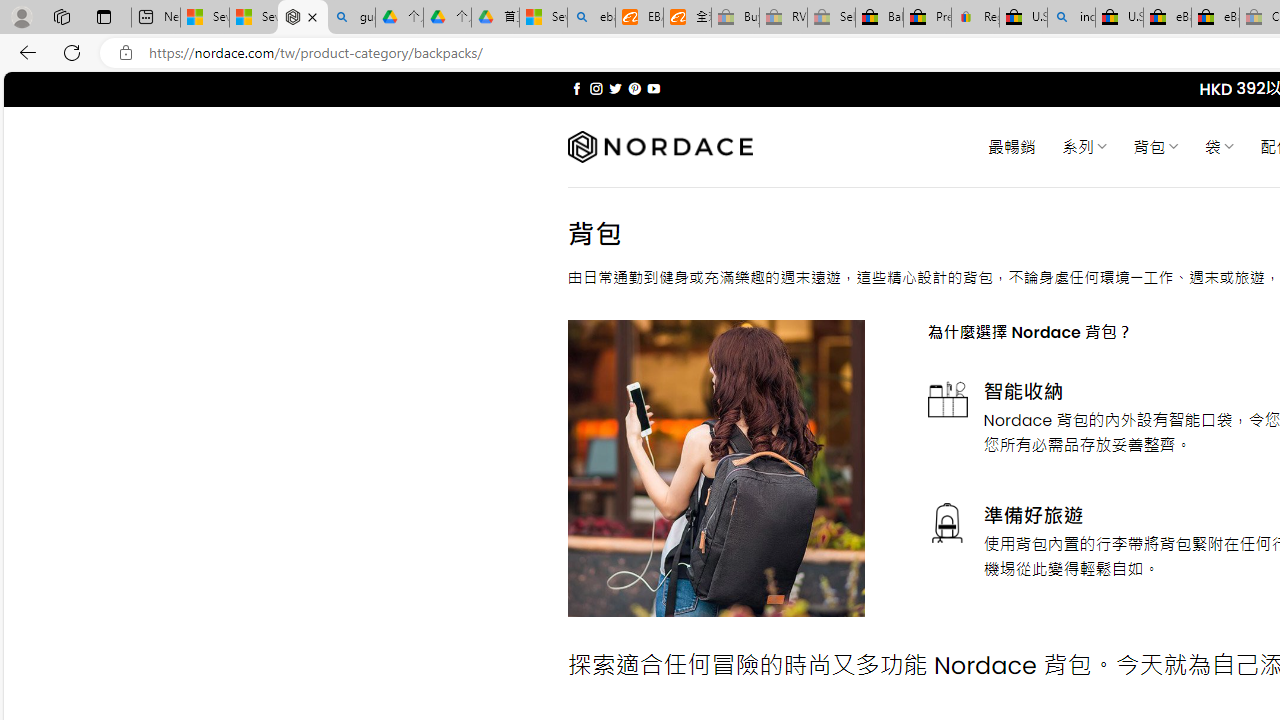 Image resolution: width=1280 pixels, height=720 pixels. I want to click on 'Baby Keepsakes & Announcements for sale | eBay', so click(879, 17).